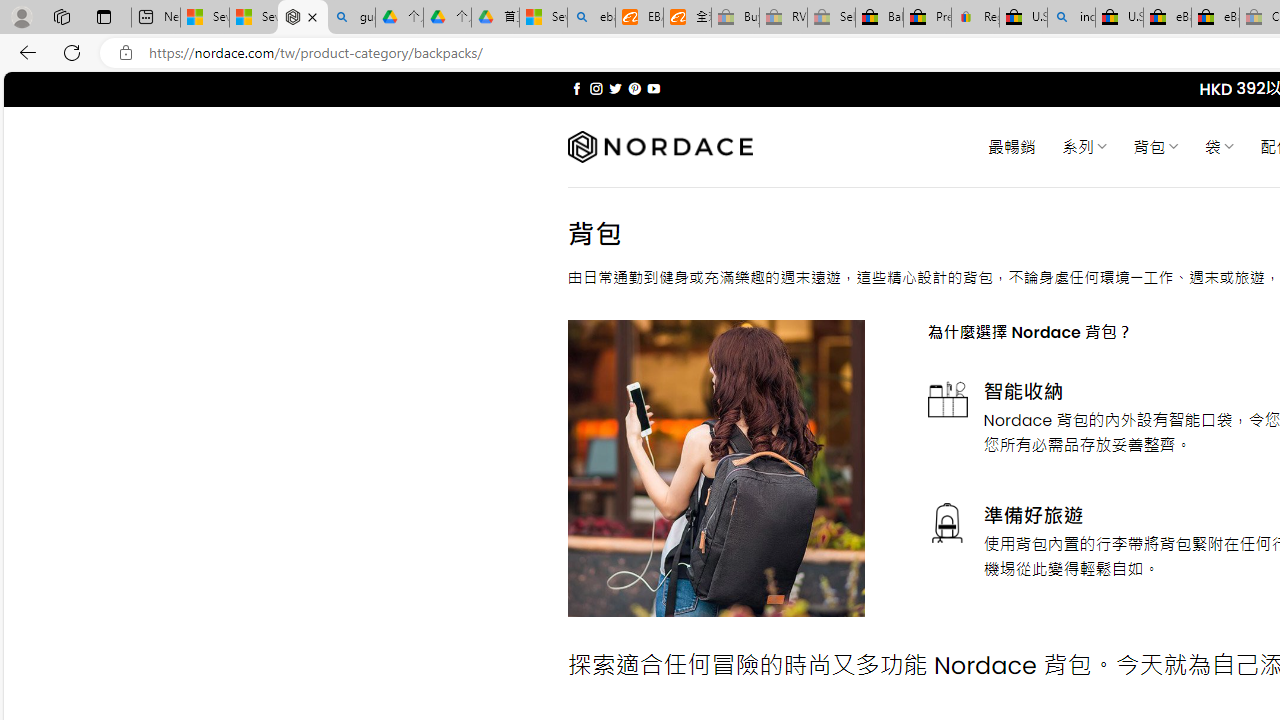 Image resolution: width=1280 pixels, height=720 pixels. I want to click on 'Baby Keepsakes & Announcements for sale | eBay', so click(879, 17).